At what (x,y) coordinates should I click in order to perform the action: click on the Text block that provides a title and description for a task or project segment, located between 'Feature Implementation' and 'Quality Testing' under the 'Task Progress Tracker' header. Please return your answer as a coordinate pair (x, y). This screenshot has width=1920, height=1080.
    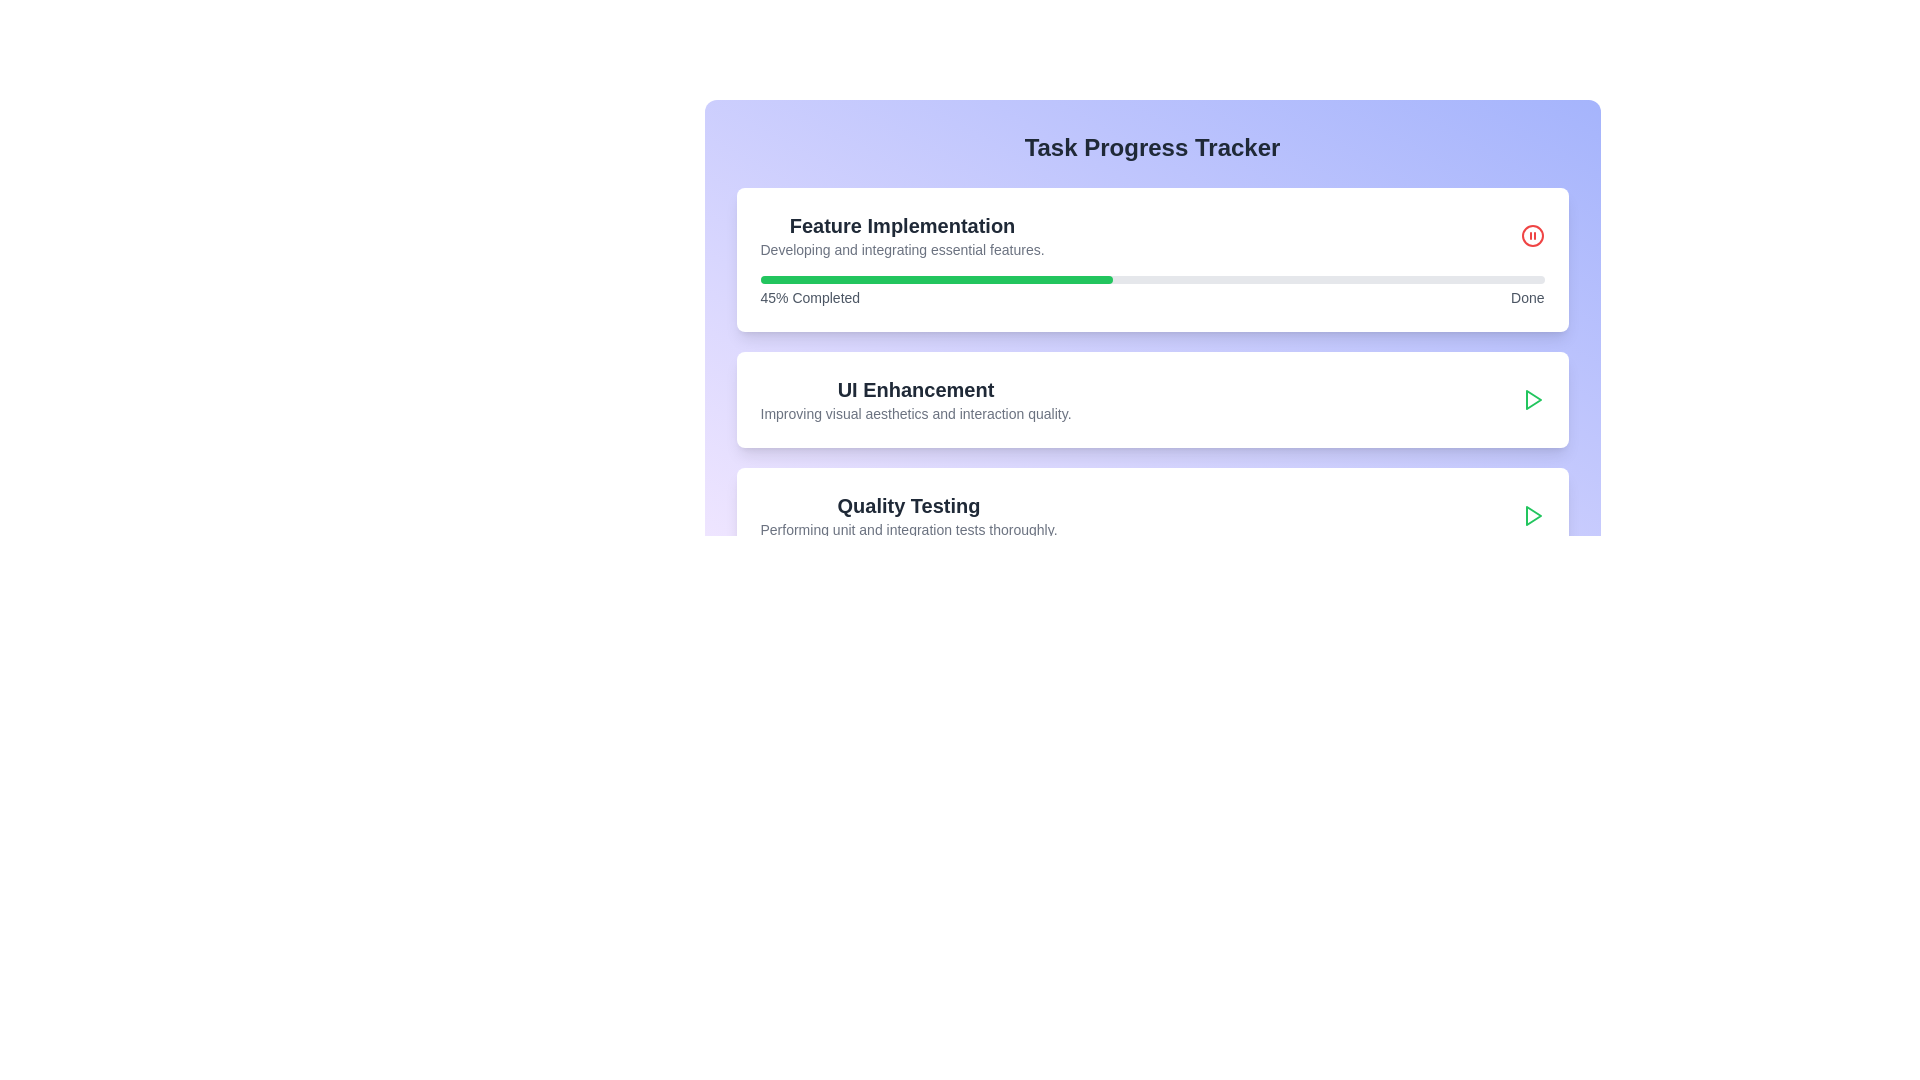
    Looking at the image, I should click on (915, 400).